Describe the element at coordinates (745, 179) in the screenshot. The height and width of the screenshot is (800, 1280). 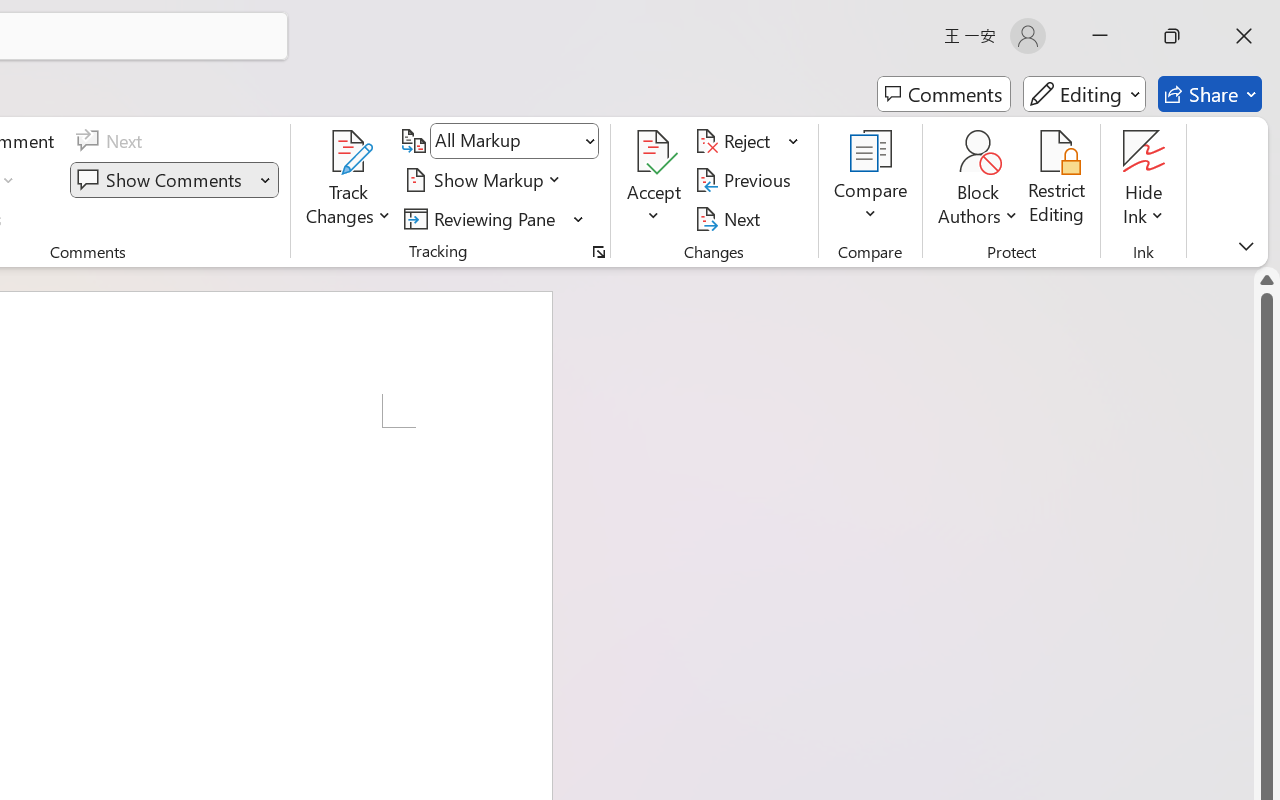
I see `'Previous'` at that location.